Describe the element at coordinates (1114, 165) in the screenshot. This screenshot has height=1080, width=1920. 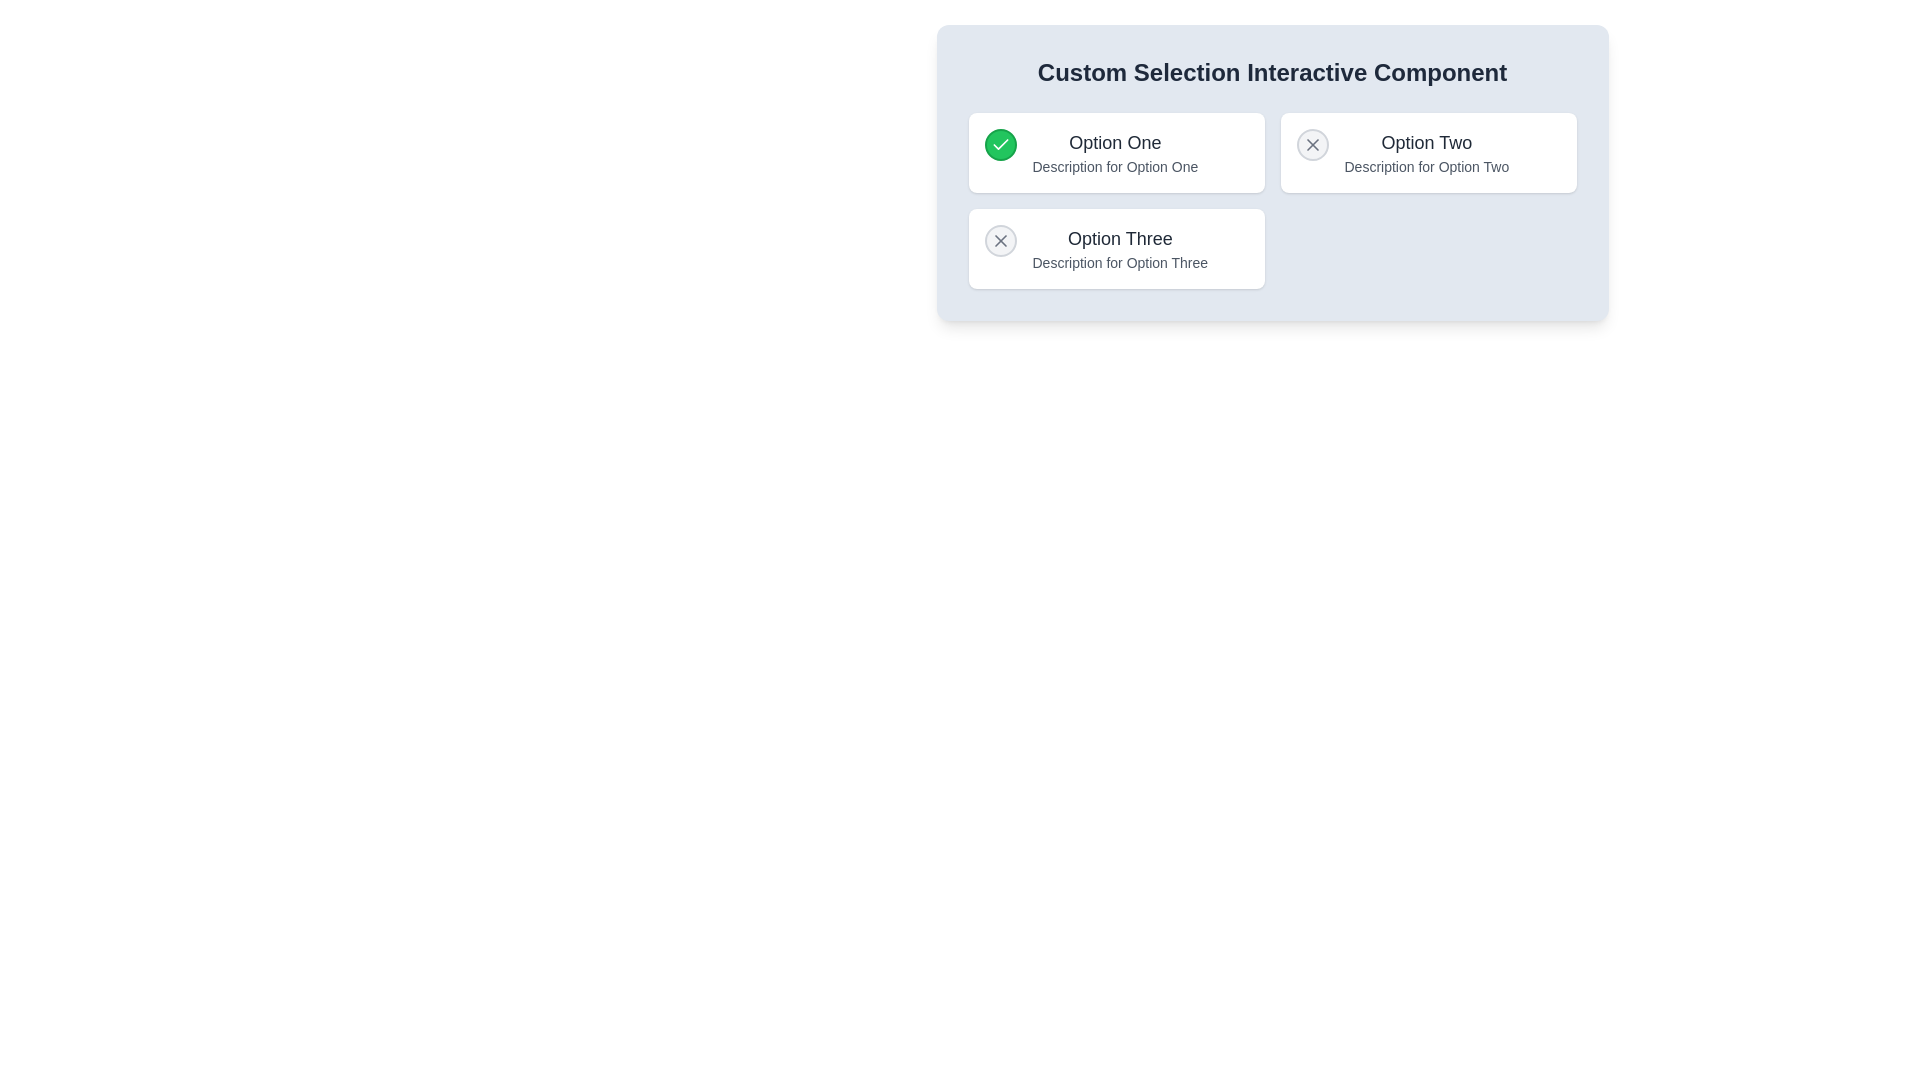
I see `the supplementary text description located directly below 'Option One' on the first option card in the horizontal list` at that location.